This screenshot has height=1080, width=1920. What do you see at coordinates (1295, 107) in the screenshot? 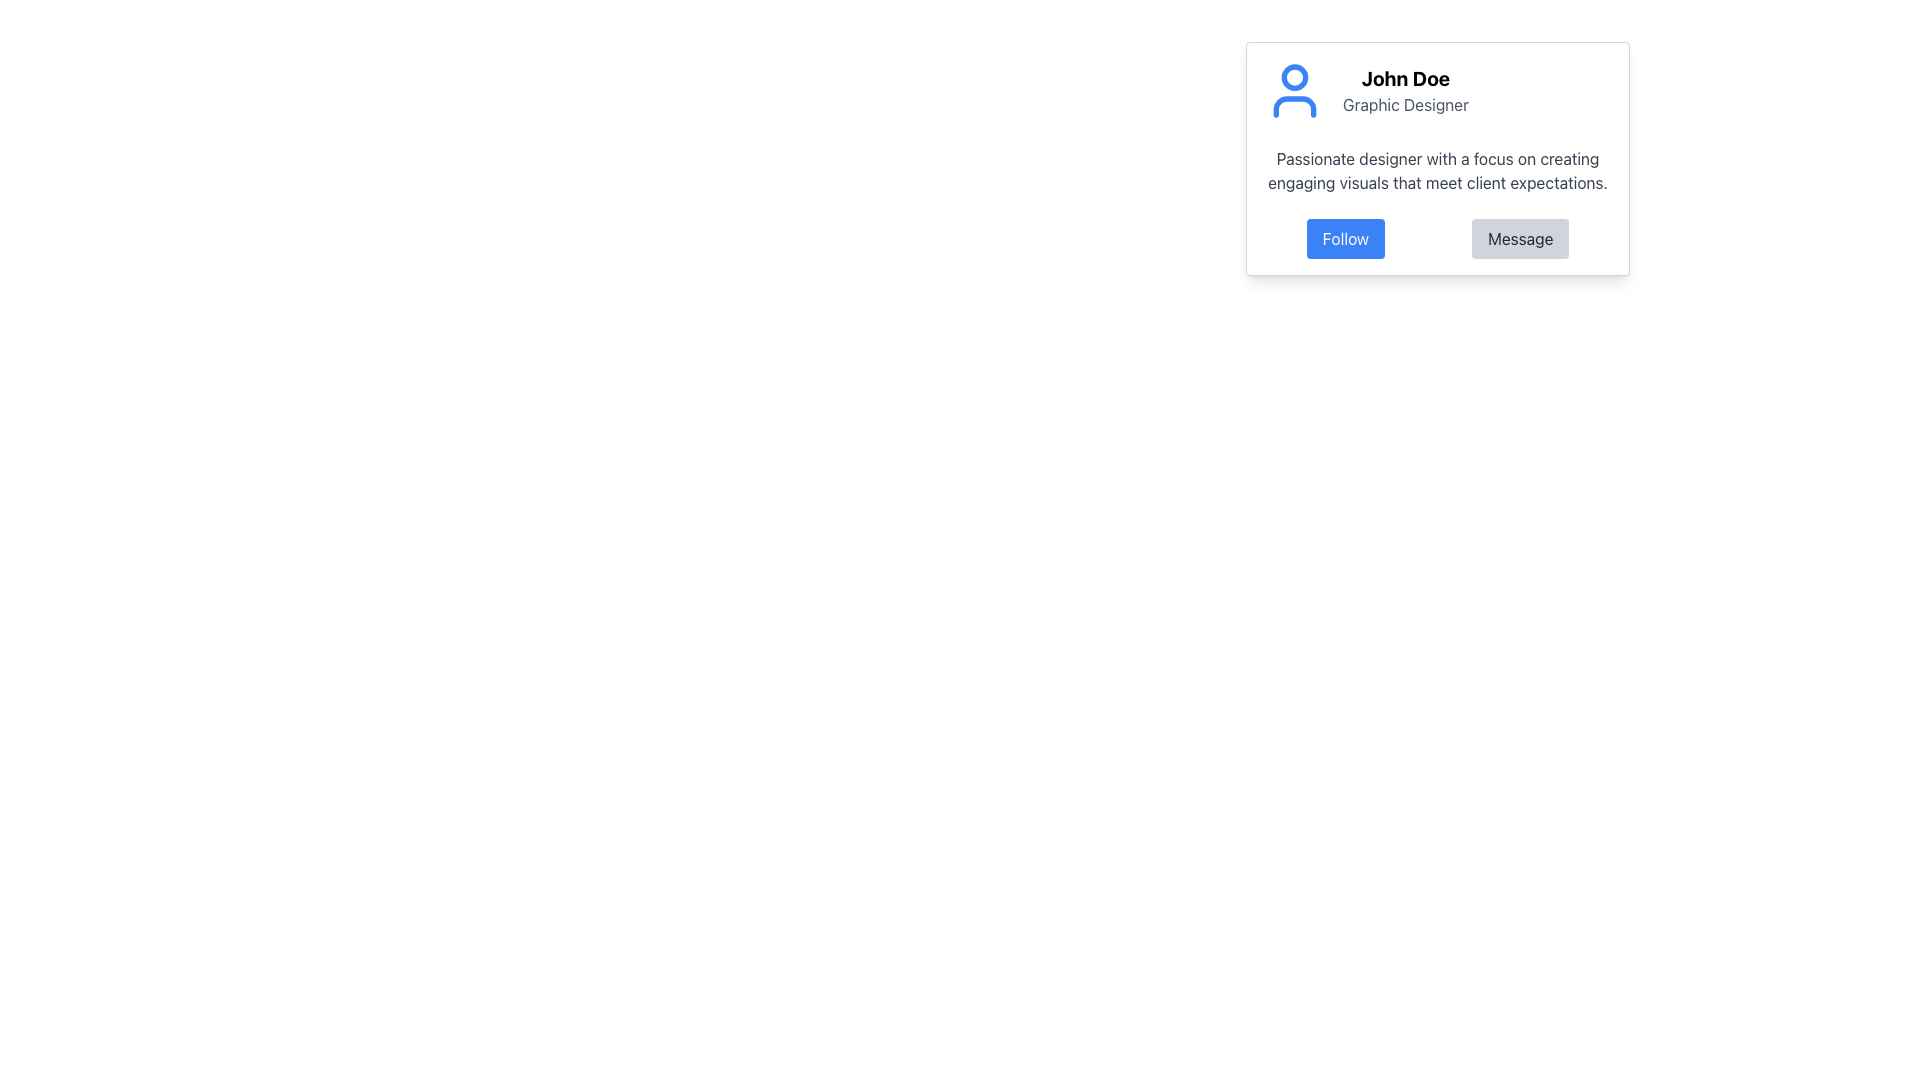
I see `the dark silhouette of a person's torso and arms within the user avatar illustration located at the bottom section of the circular avatar icon at the top-left of the white card` at bounding box center [1295, 107].